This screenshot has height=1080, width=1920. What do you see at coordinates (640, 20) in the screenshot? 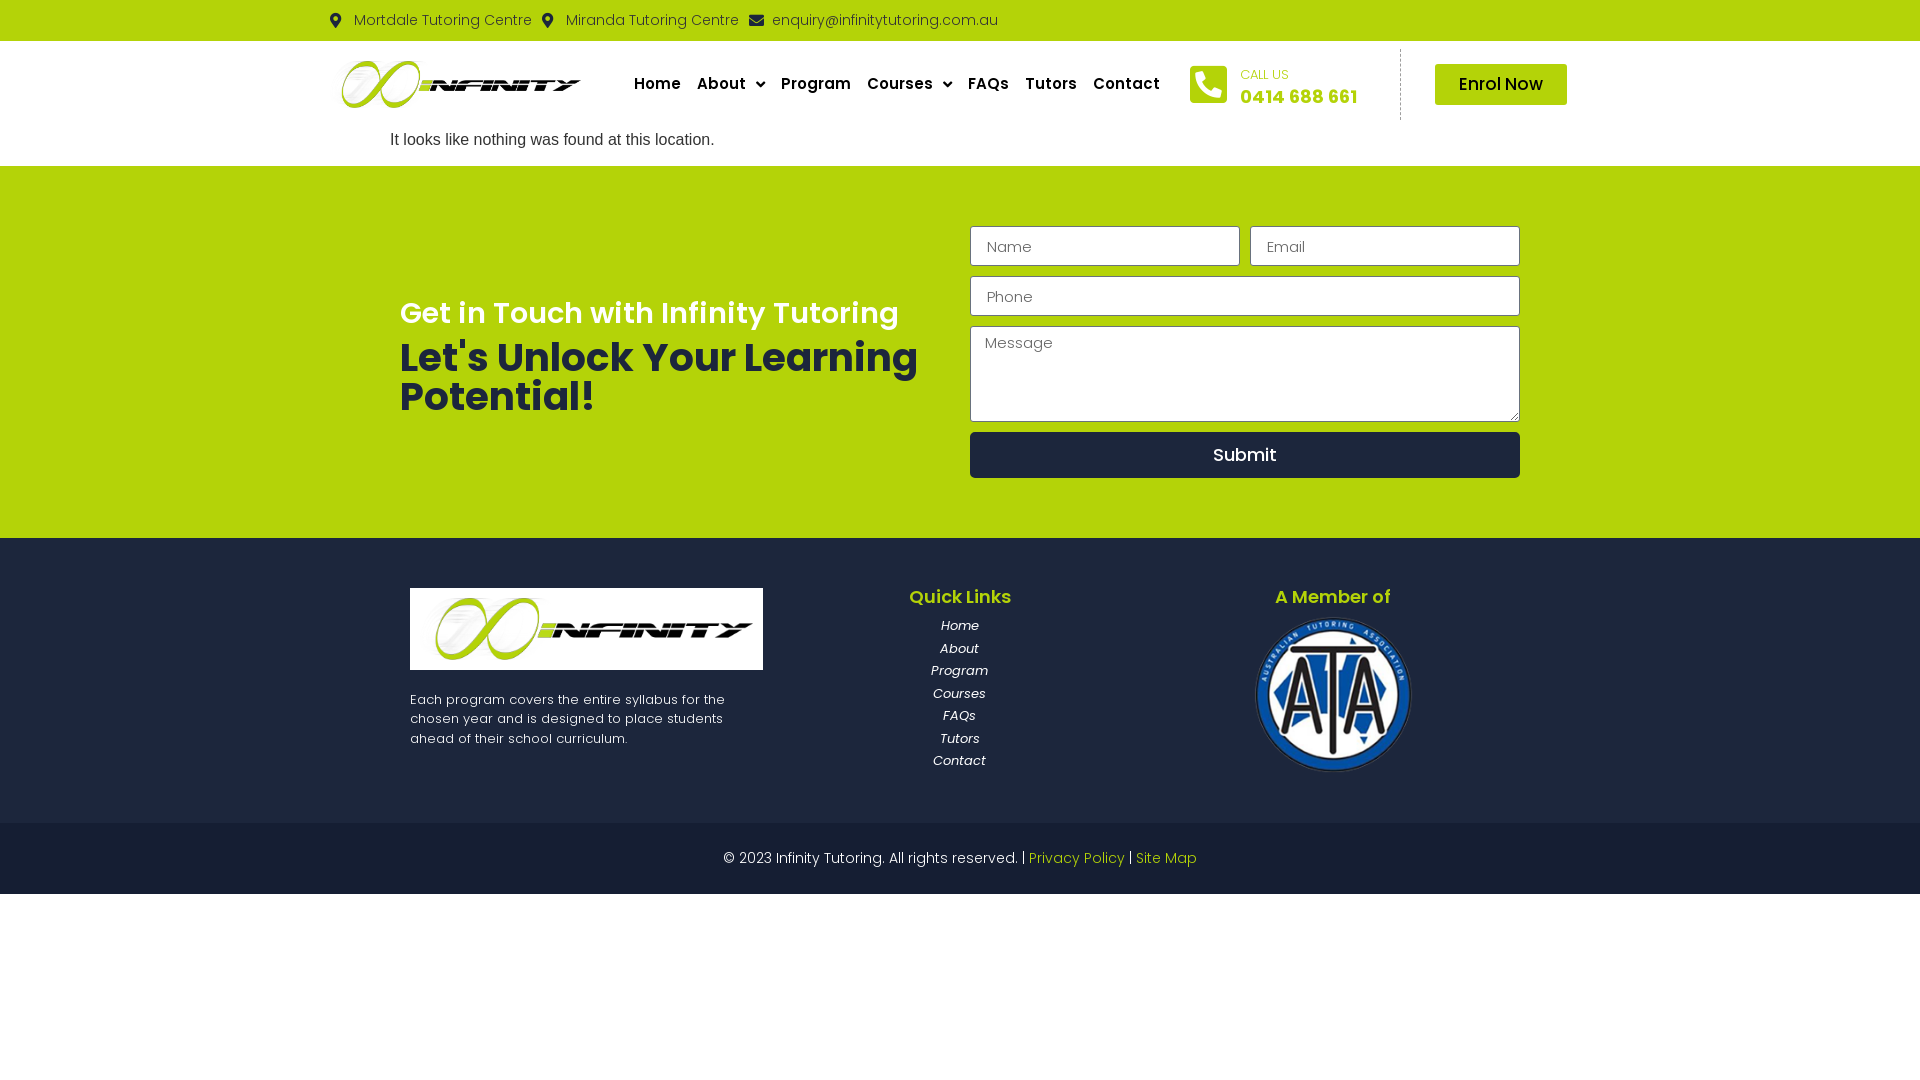
I see `'Miranda Tutoring Centre'` at bounding box center [640, 20].